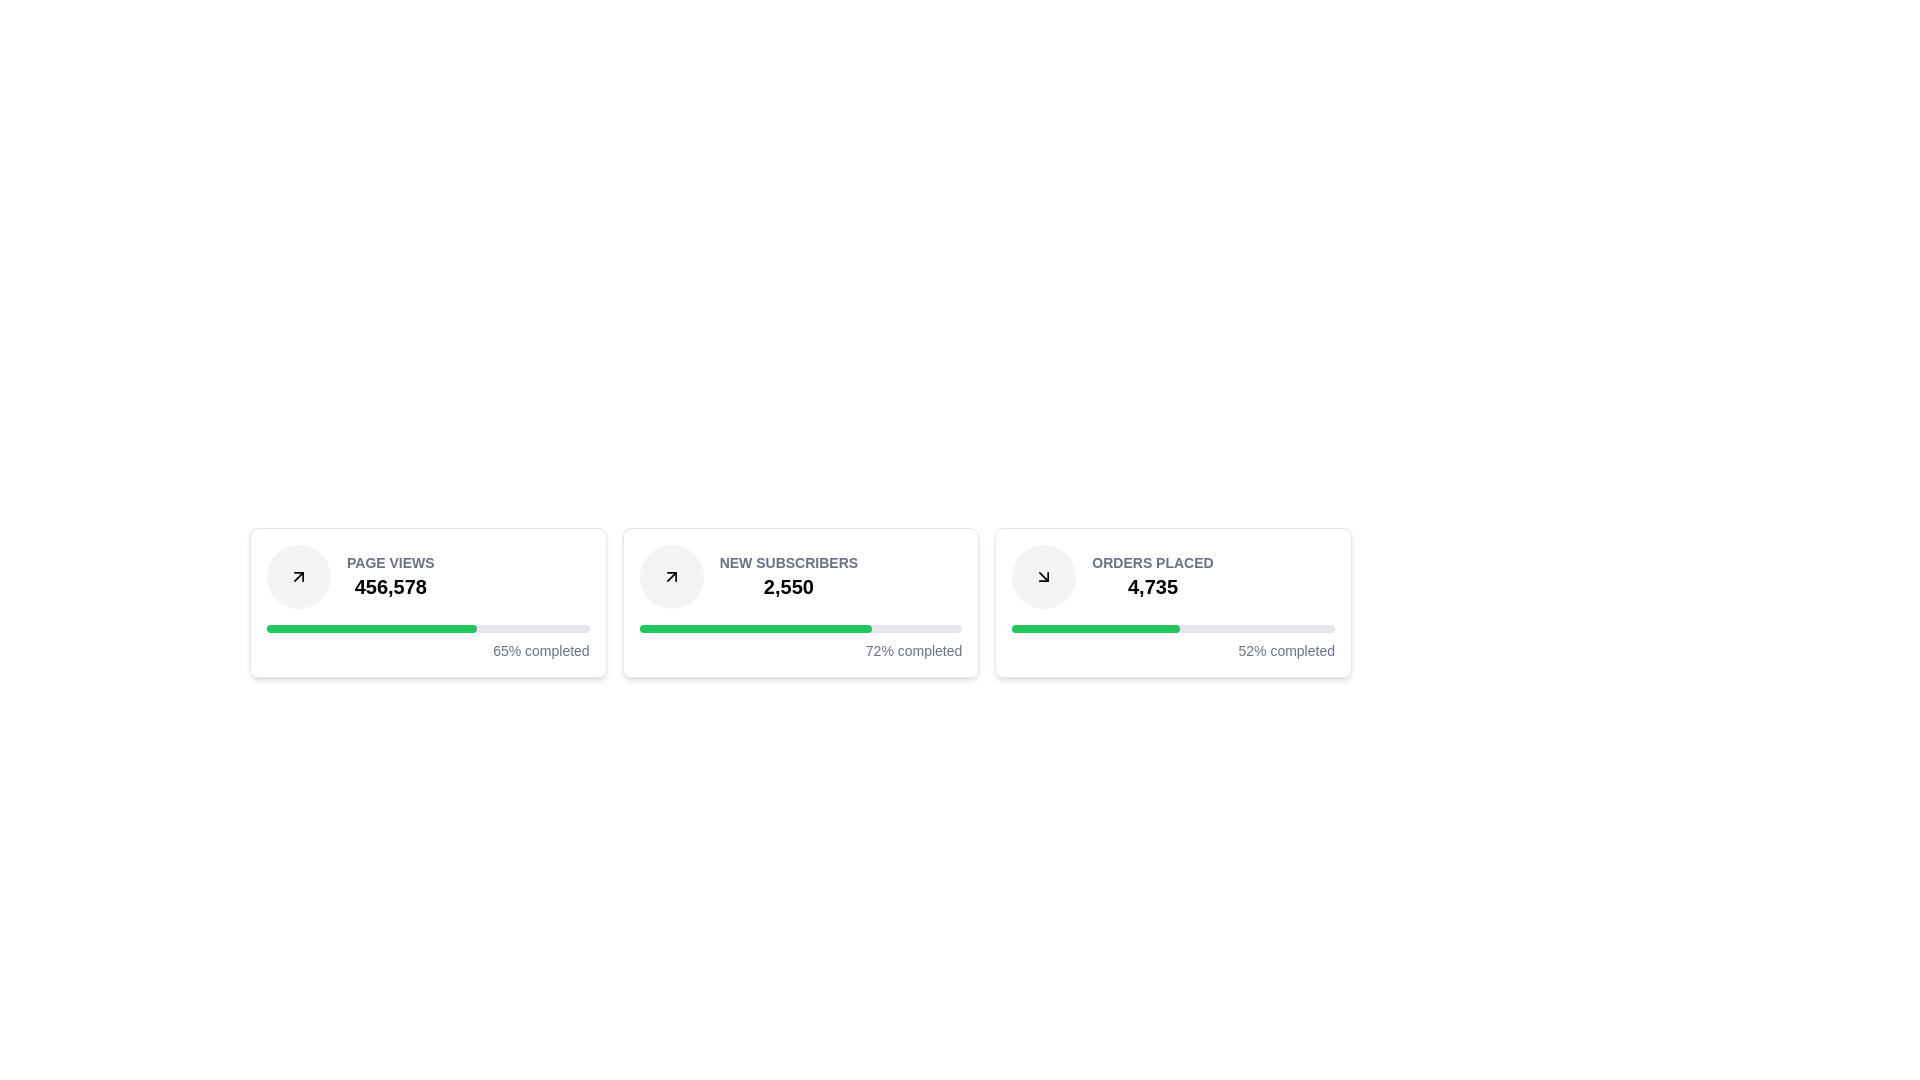 The width and height of the screenshot is (1920, 1080). What do you see at coordinates (1173, 643) in the screenshot?
I see `Progress Bar showing '52% completed' within the 'Orders Placed' card for additional details` at bounding box center [1173, 643].